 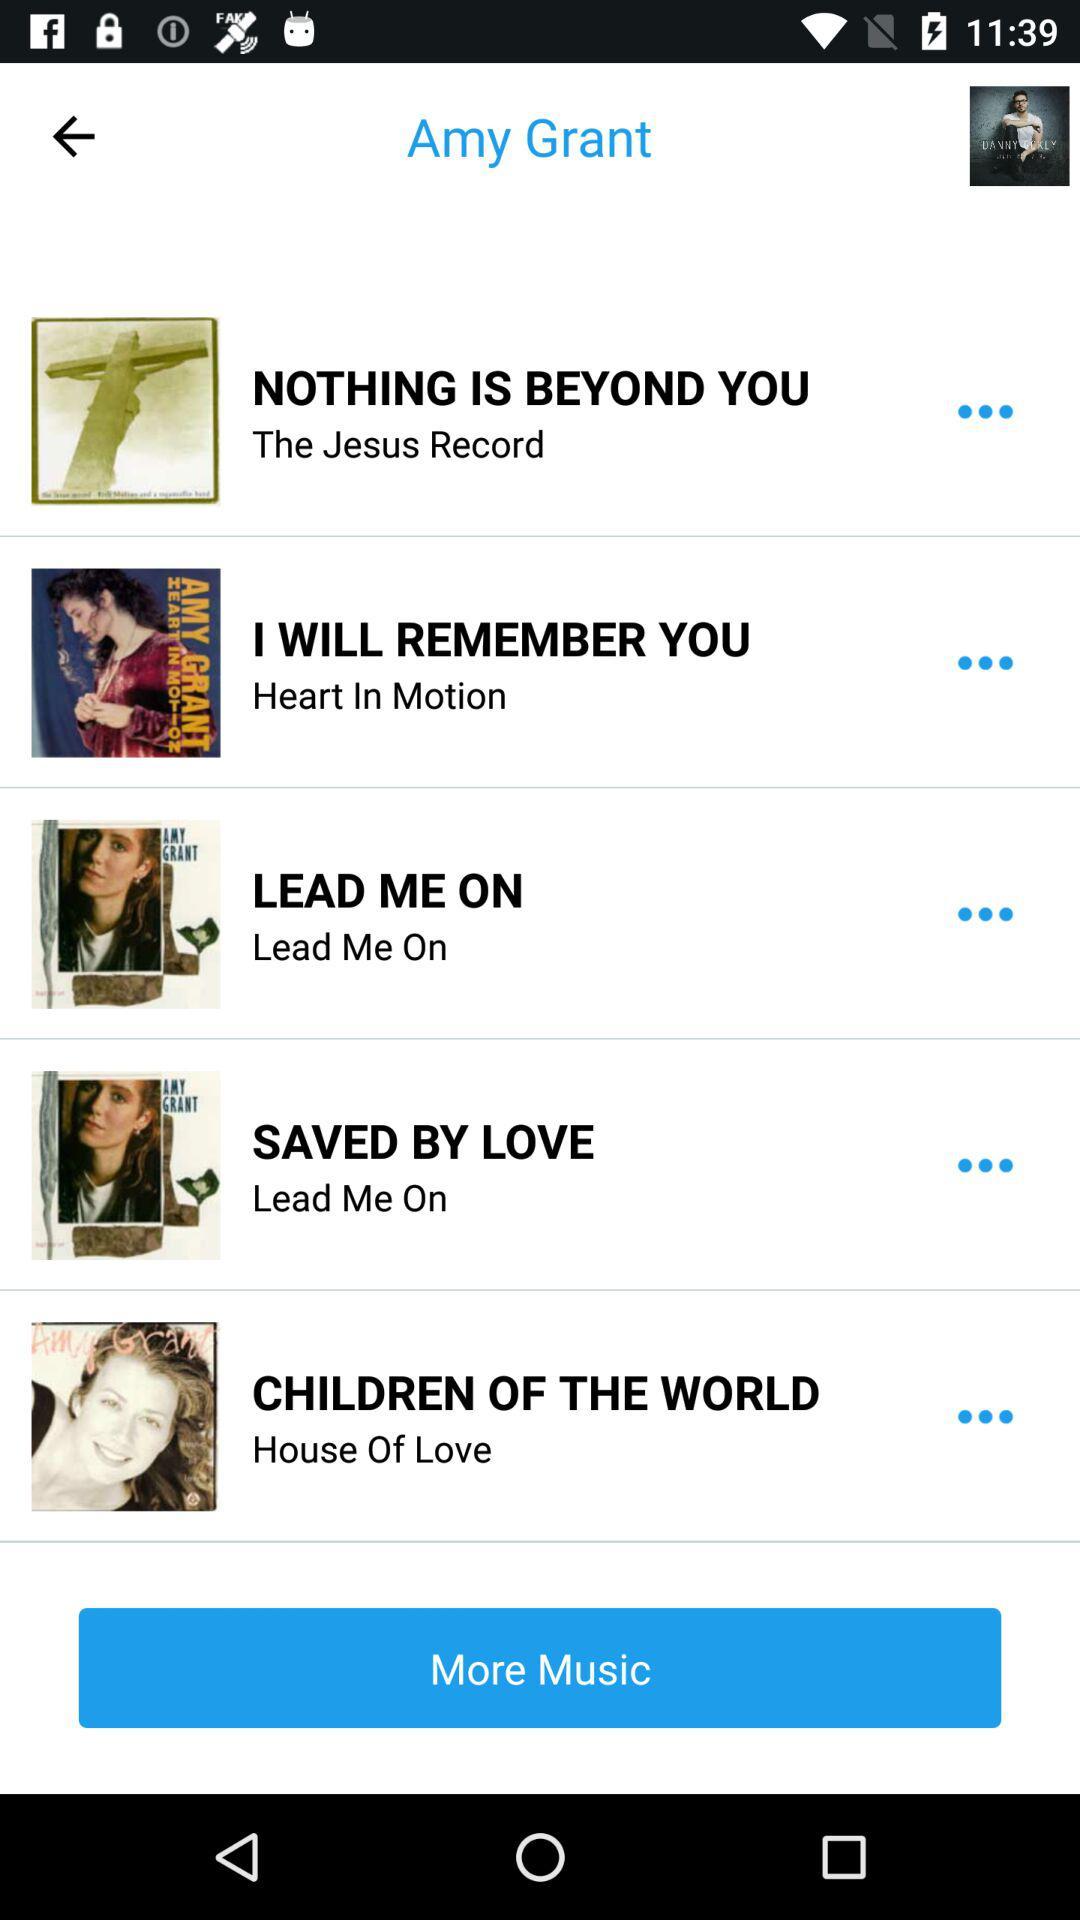 I want to click on item above the heart in motion item, so click(x=500, y=636).